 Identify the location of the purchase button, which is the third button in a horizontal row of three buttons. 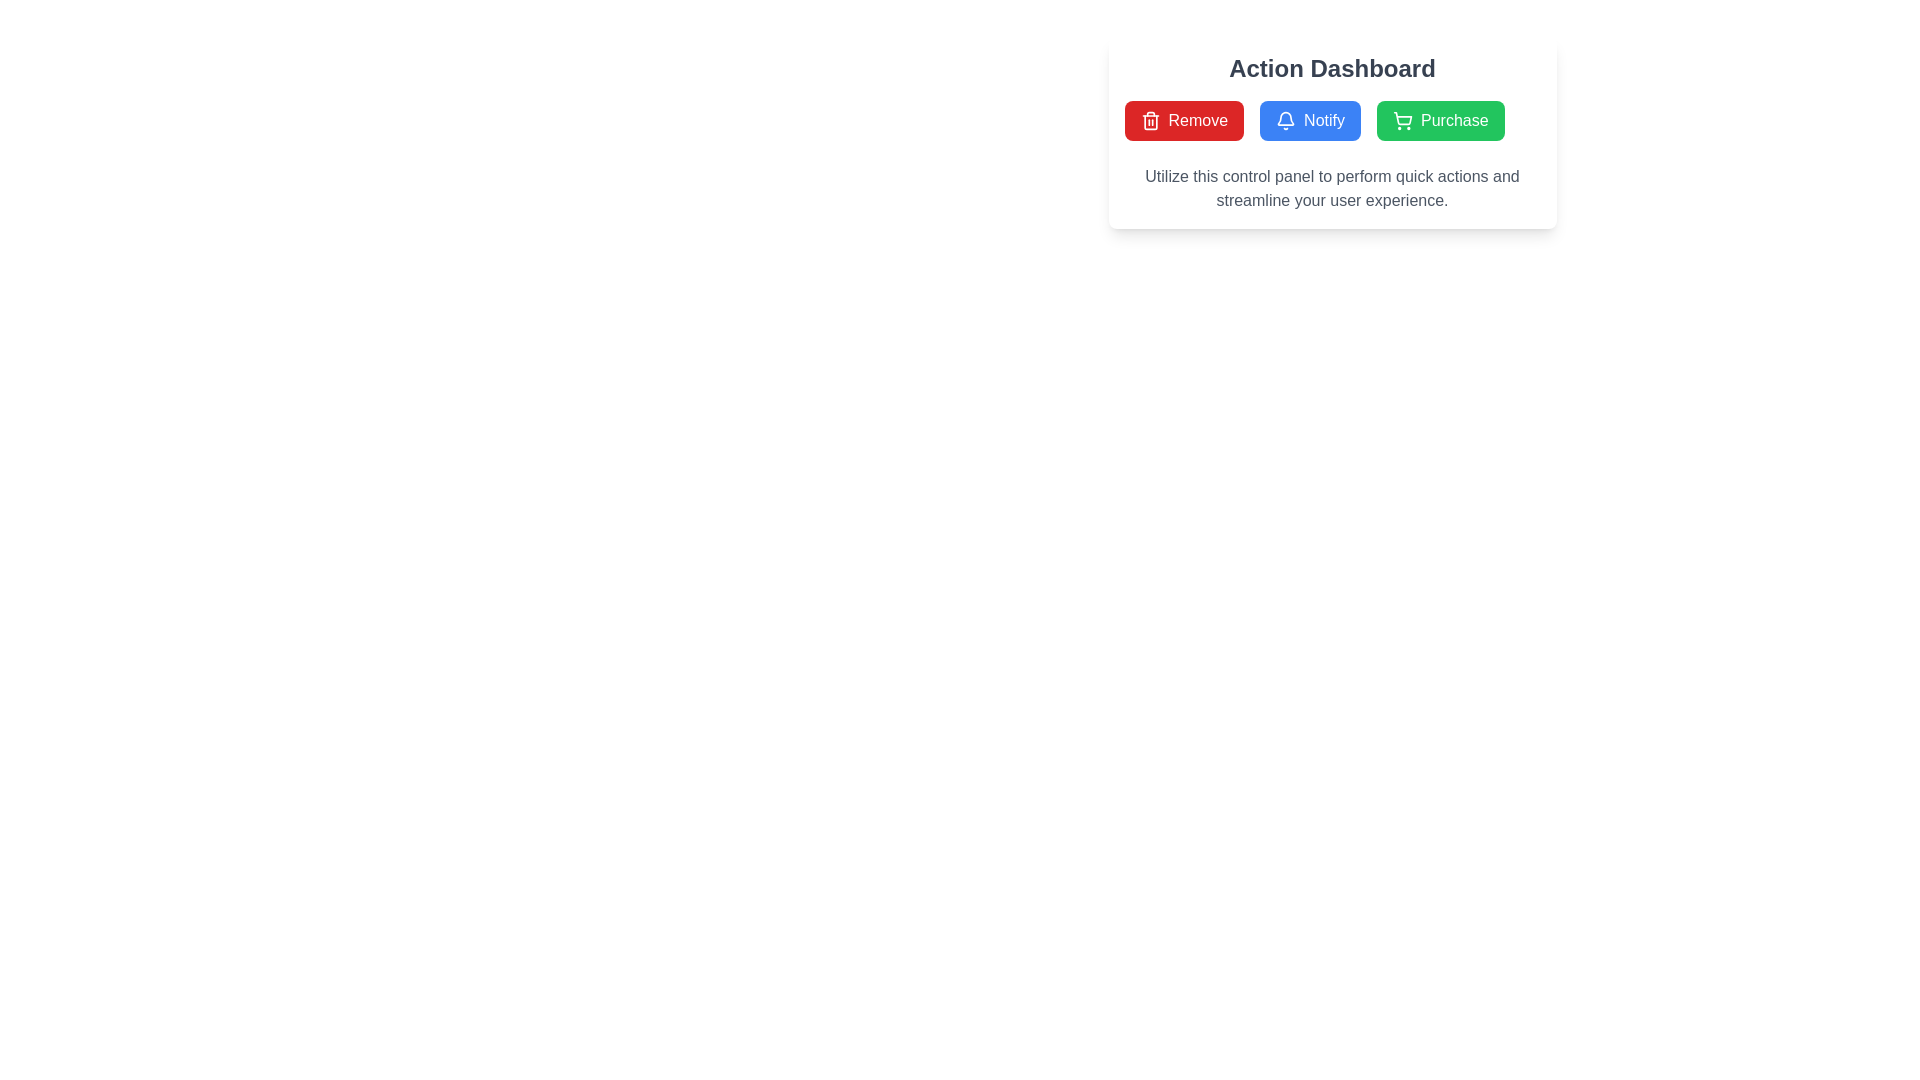
(1440, 120).